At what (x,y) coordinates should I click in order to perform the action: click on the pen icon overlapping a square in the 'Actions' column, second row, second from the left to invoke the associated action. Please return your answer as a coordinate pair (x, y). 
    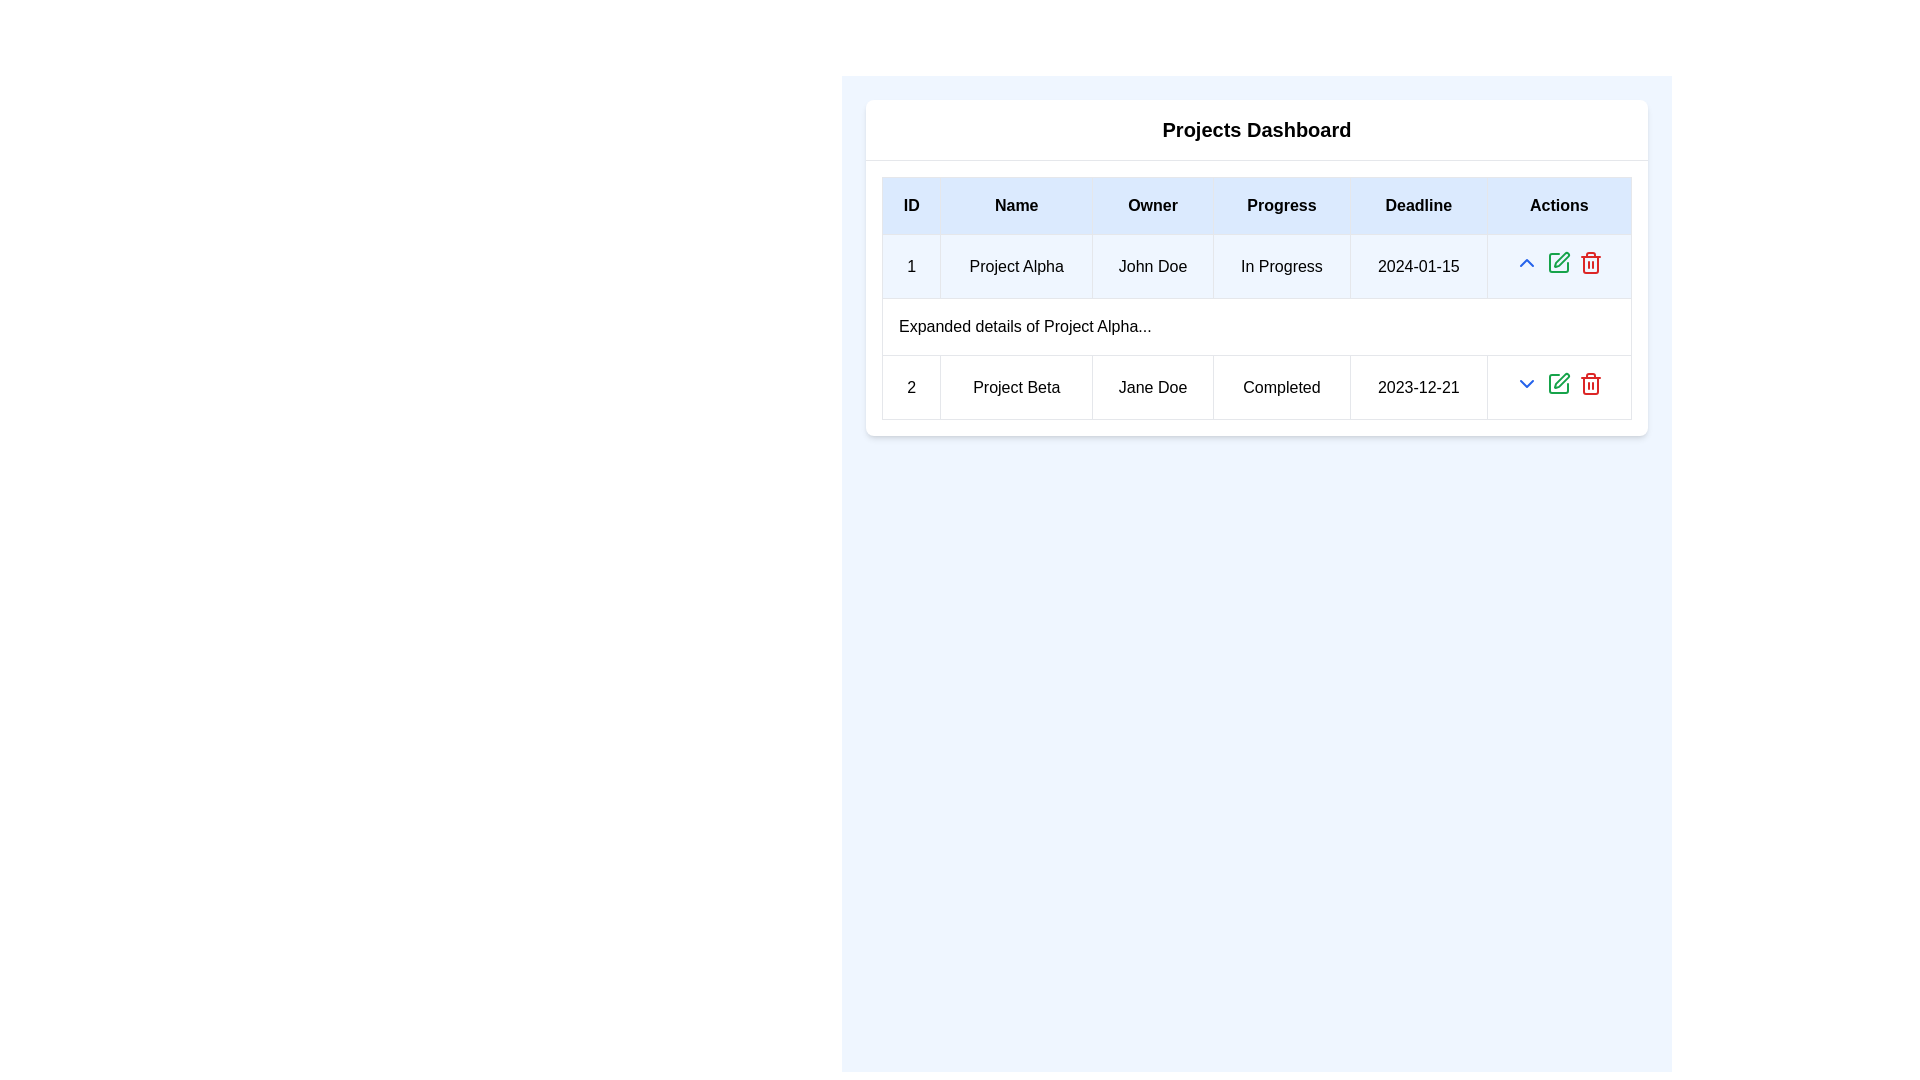
    Looking at the image, I should click on (1561, 381).